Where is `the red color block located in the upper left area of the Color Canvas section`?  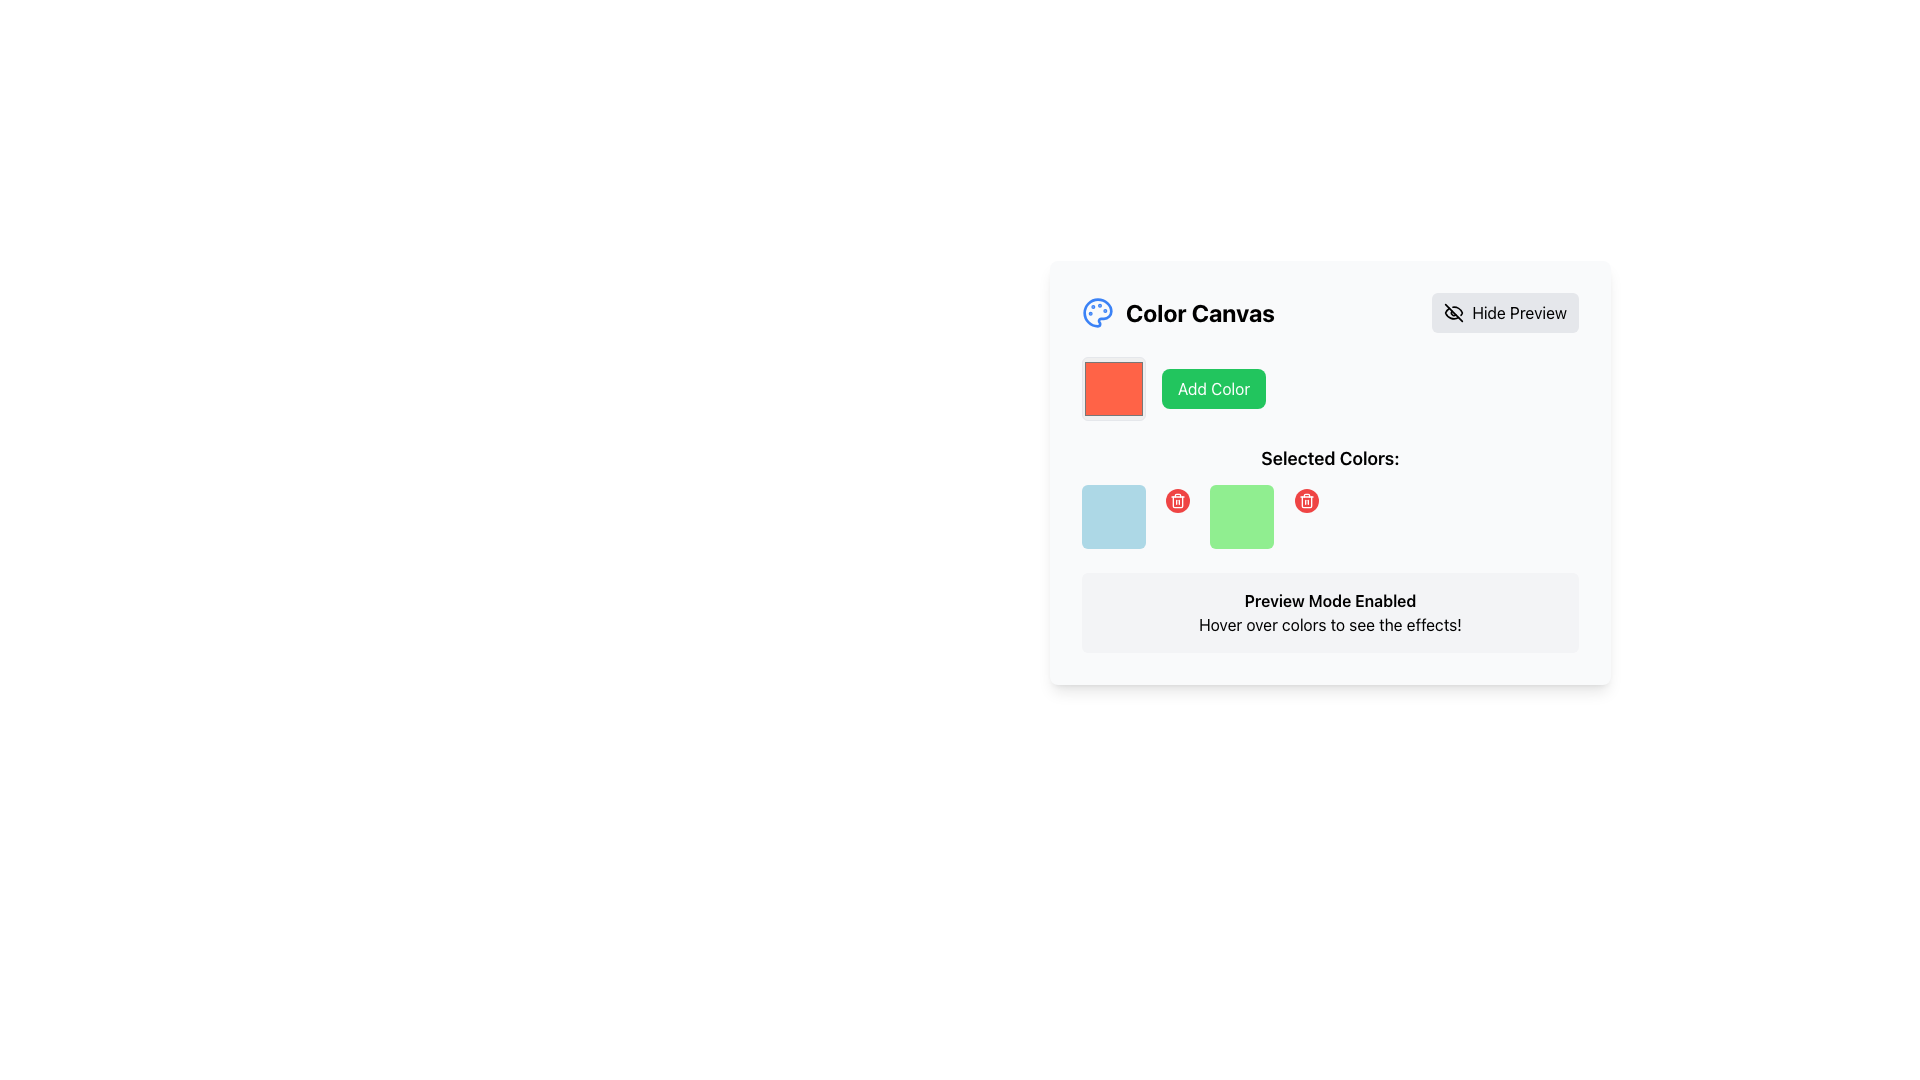
the red color block located in the upper left area of the Color Canvas section is located at coordinates (1112, 389).